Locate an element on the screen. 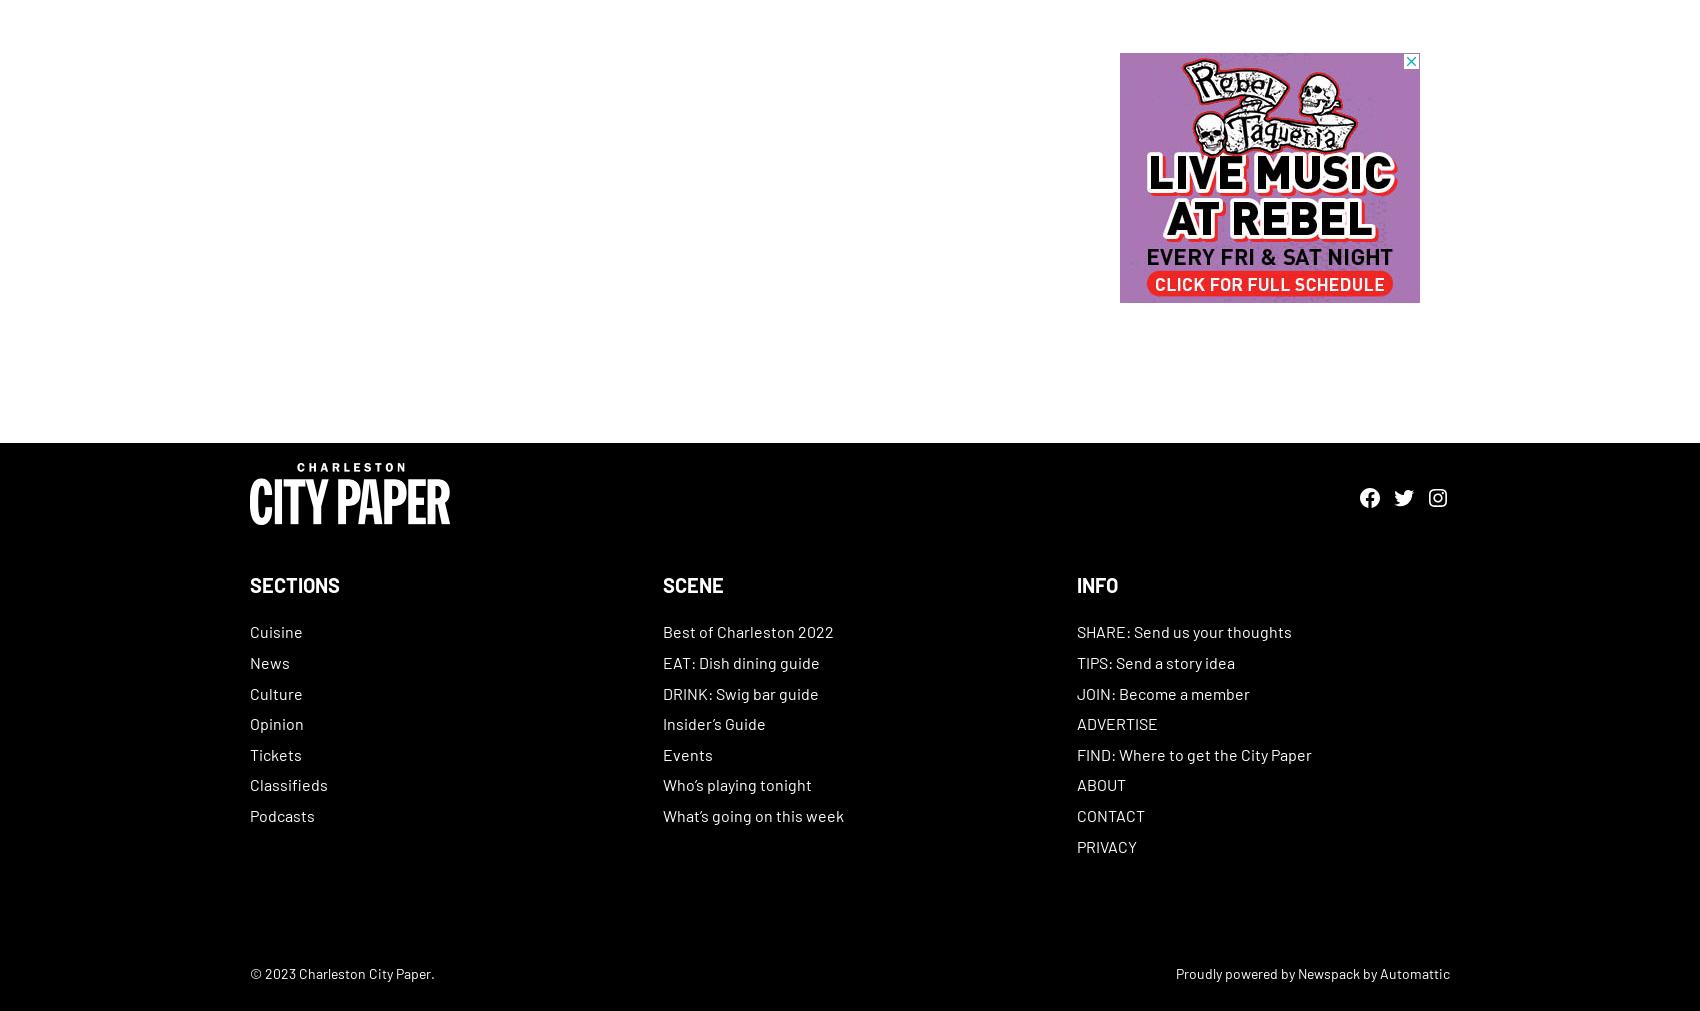 The image size is (1700, 1011). 'DRINK: Swig bar guide' is located at coordinates (663, 691).